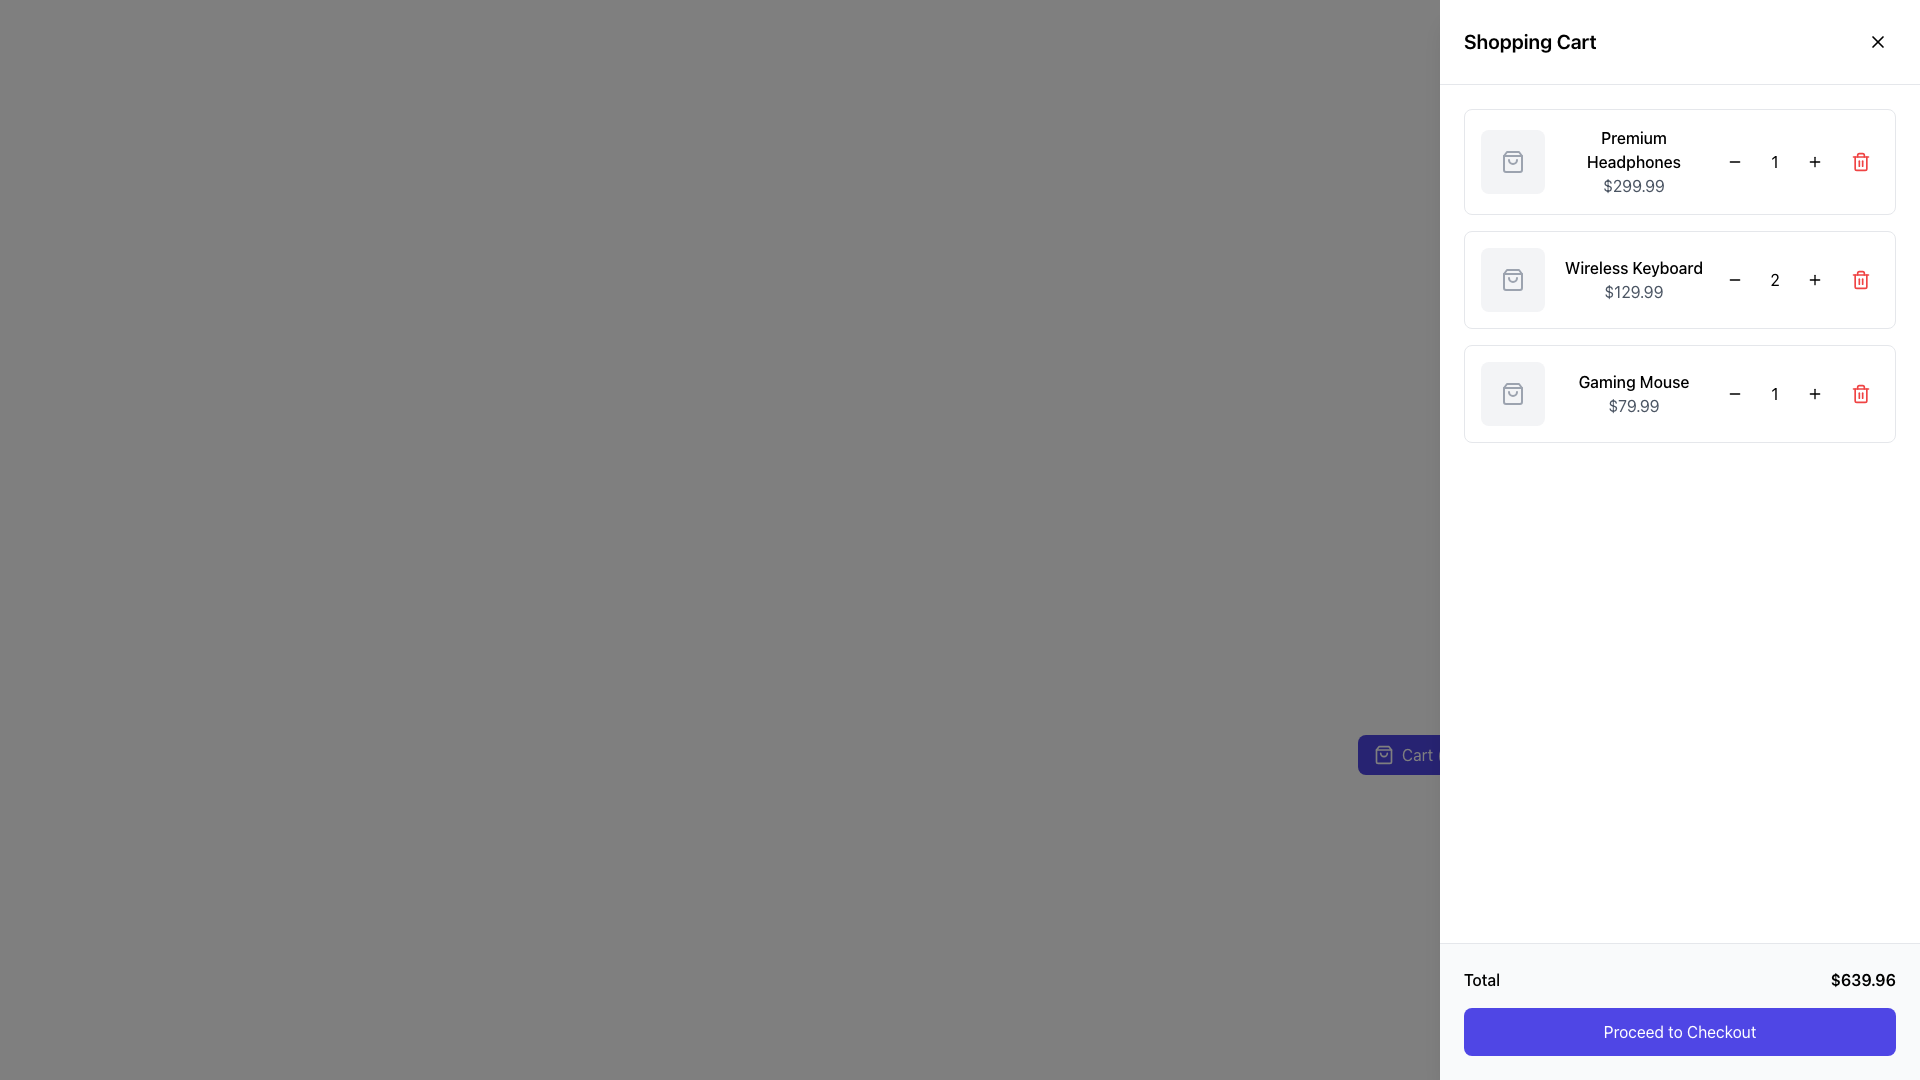  Describe the element at coordinates (1733, 161) in the screenshot. I see `the circular button with a minus icon located to the left of the quantity display for 'Premium Headphones' in the shopping cart` at that location.